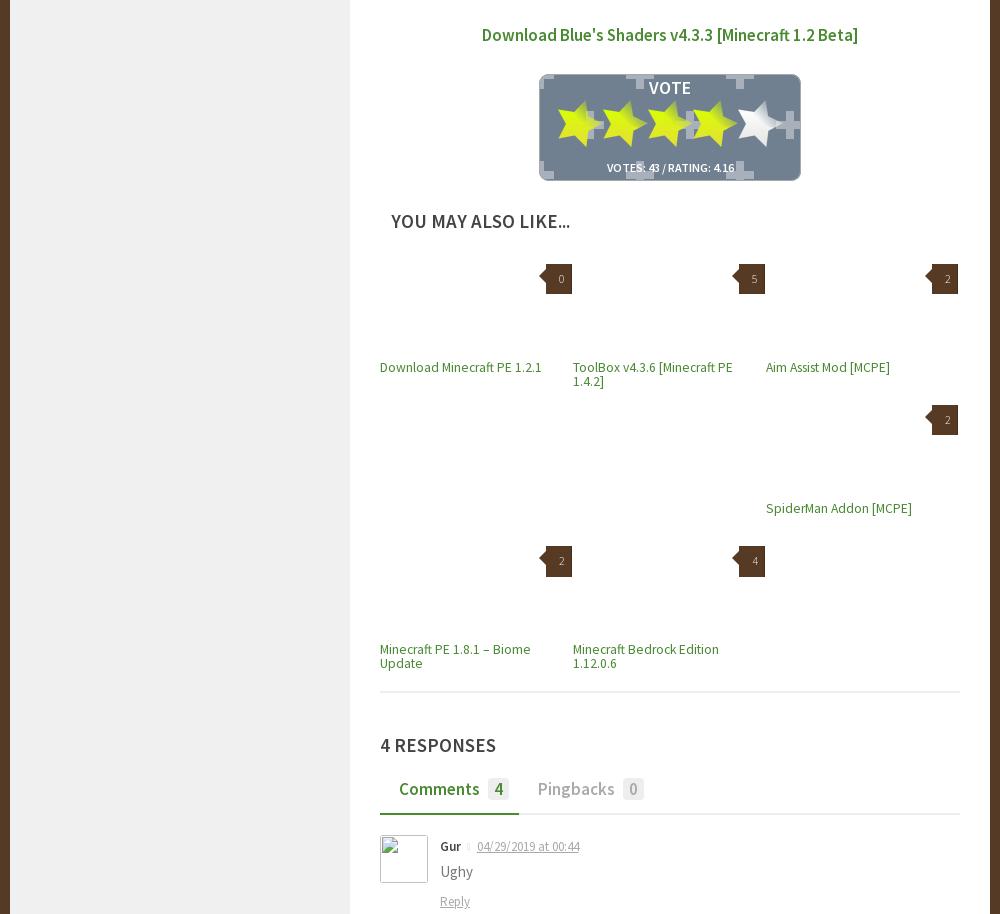 Image resolution: width=1000 pixels, height=914 pixels. I want to click on 'Aim Assist Mod [MCPE]', so click(766, 367).